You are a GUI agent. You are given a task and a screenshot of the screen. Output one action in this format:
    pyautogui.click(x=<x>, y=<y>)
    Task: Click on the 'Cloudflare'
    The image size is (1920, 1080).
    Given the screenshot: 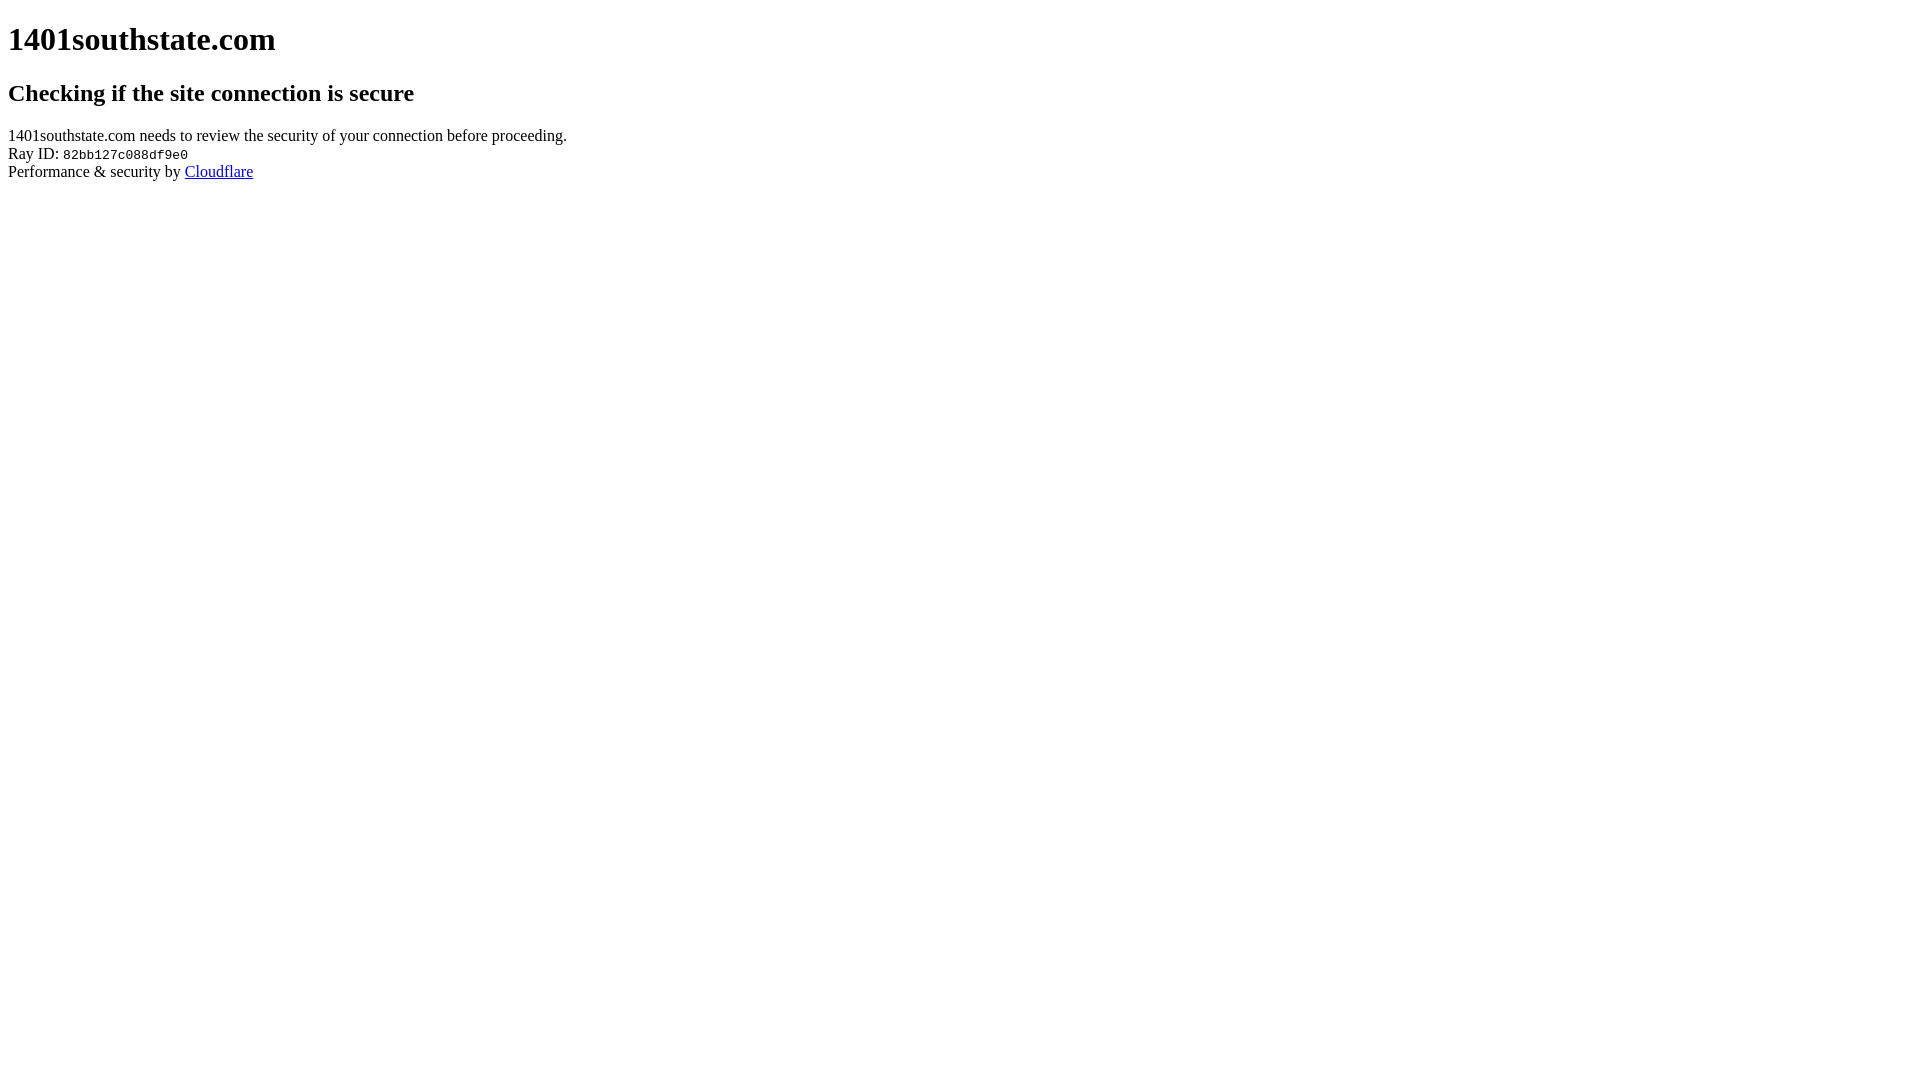 What is the action you would take?
    pyautogui.click(x=219, y=170)
    